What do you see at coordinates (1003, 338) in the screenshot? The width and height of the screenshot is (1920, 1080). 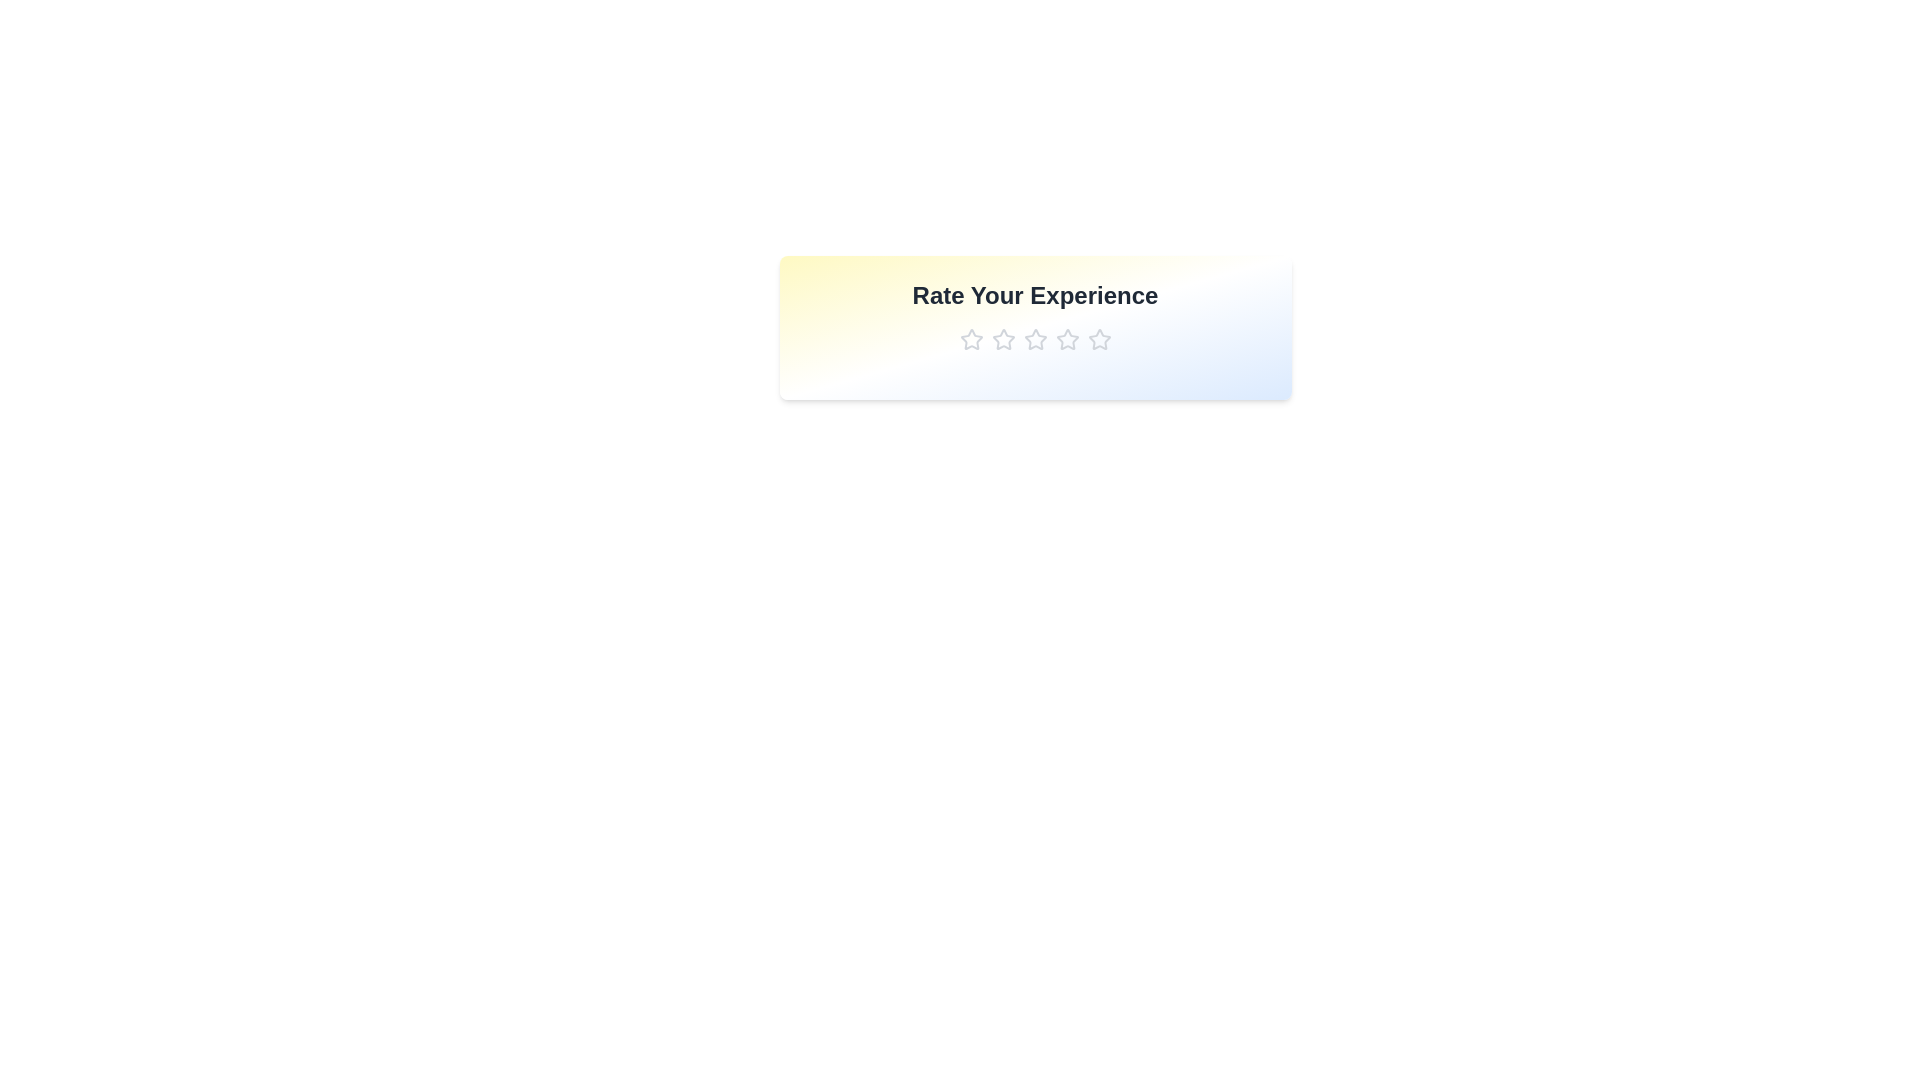 I see `the star corresponding to 2 to observe the hover effect` at bounding box center [1003, 338].